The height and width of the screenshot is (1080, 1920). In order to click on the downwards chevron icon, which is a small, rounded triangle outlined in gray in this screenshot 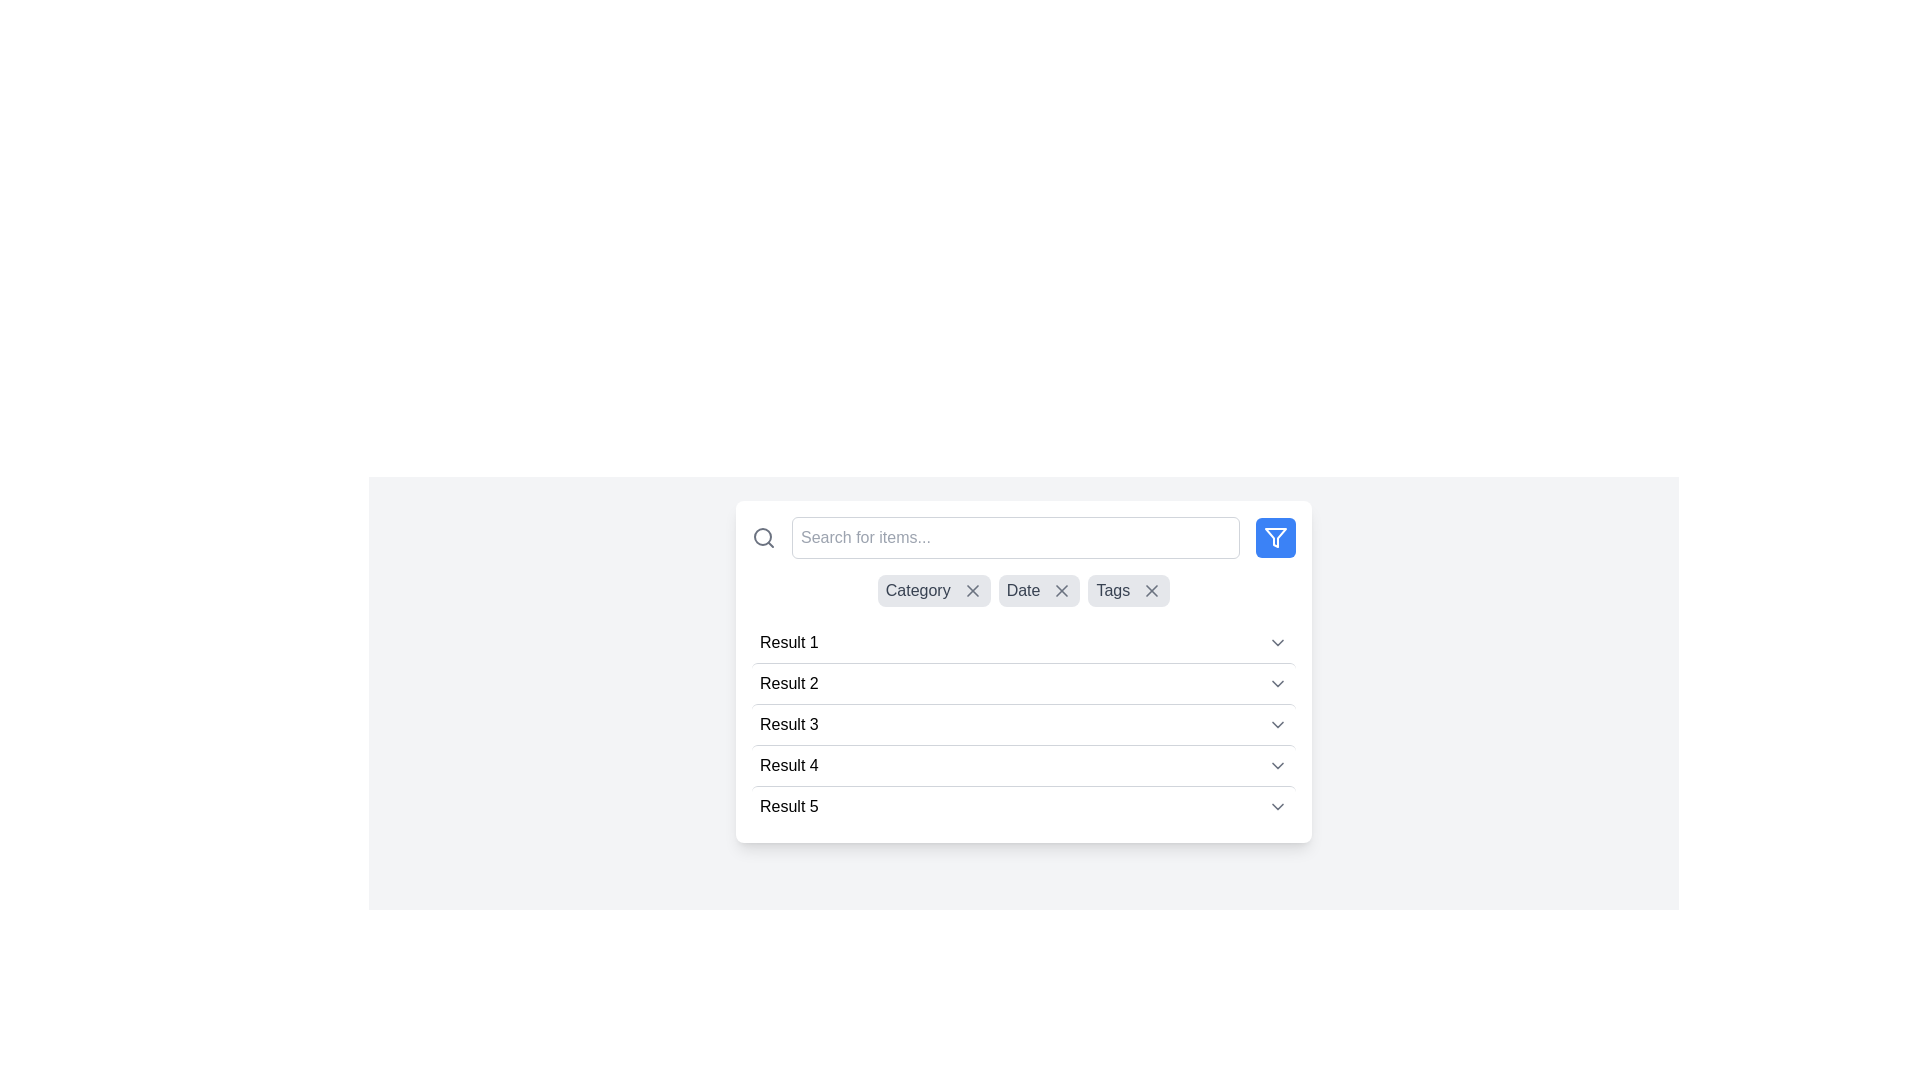, I will do `click(1276, 725)`.